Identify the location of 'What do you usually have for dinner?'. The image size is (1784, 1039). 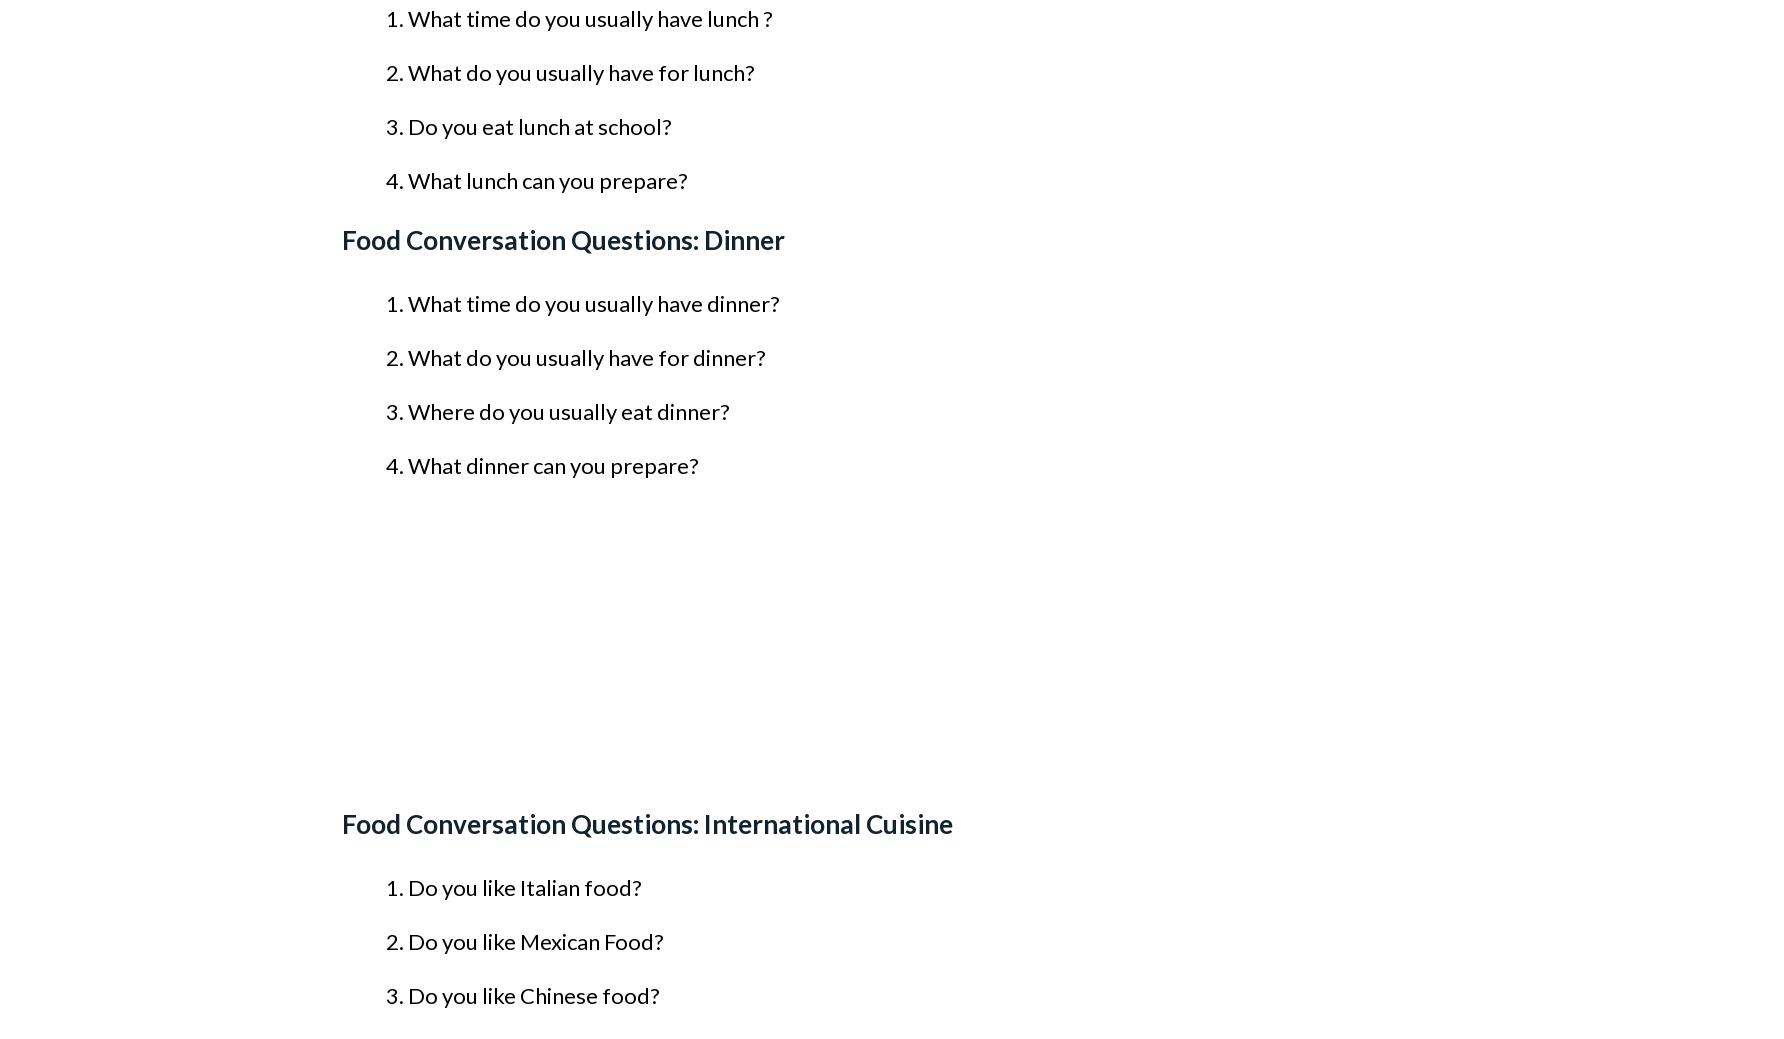
(407, 356).